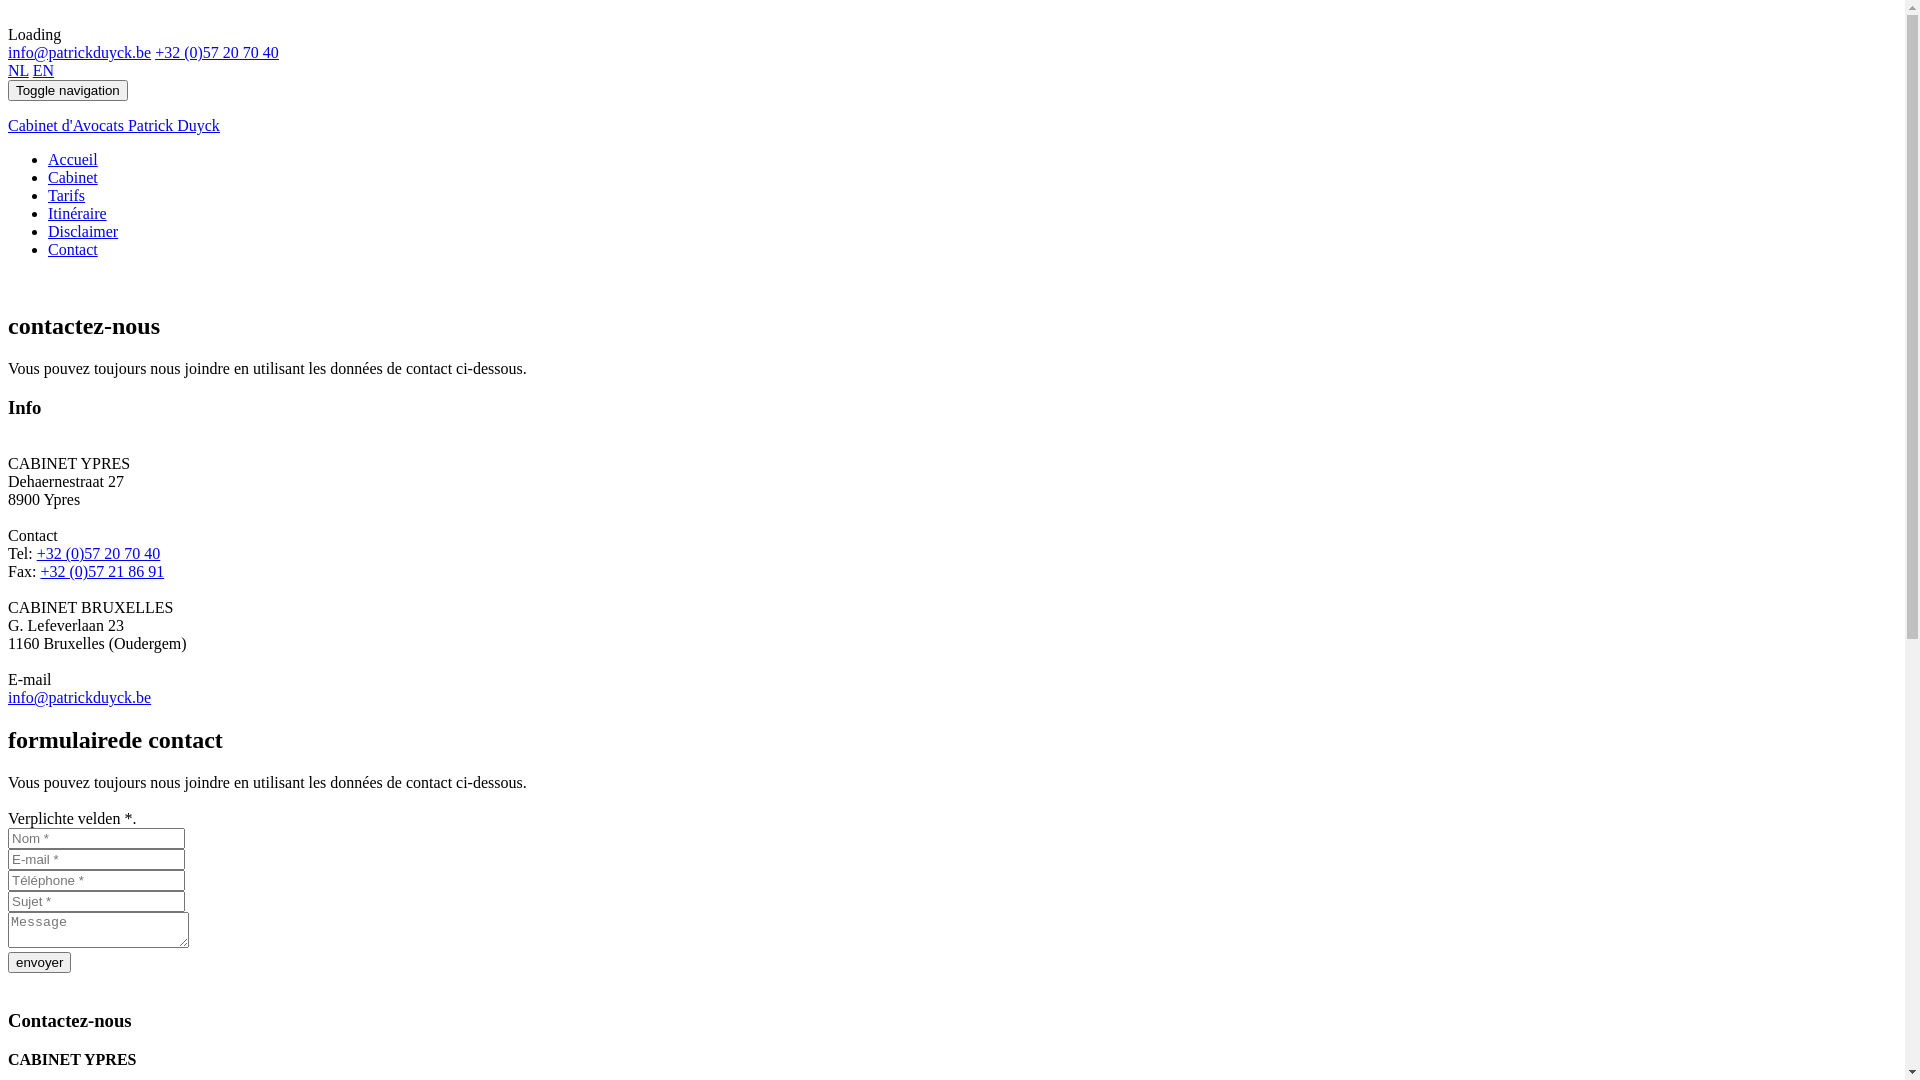 The height and width of the screenshot is (1080, 1920). Describe the element at coordinates (48, 230) in the screenshot. I see `'Disclaimer'` at that location.